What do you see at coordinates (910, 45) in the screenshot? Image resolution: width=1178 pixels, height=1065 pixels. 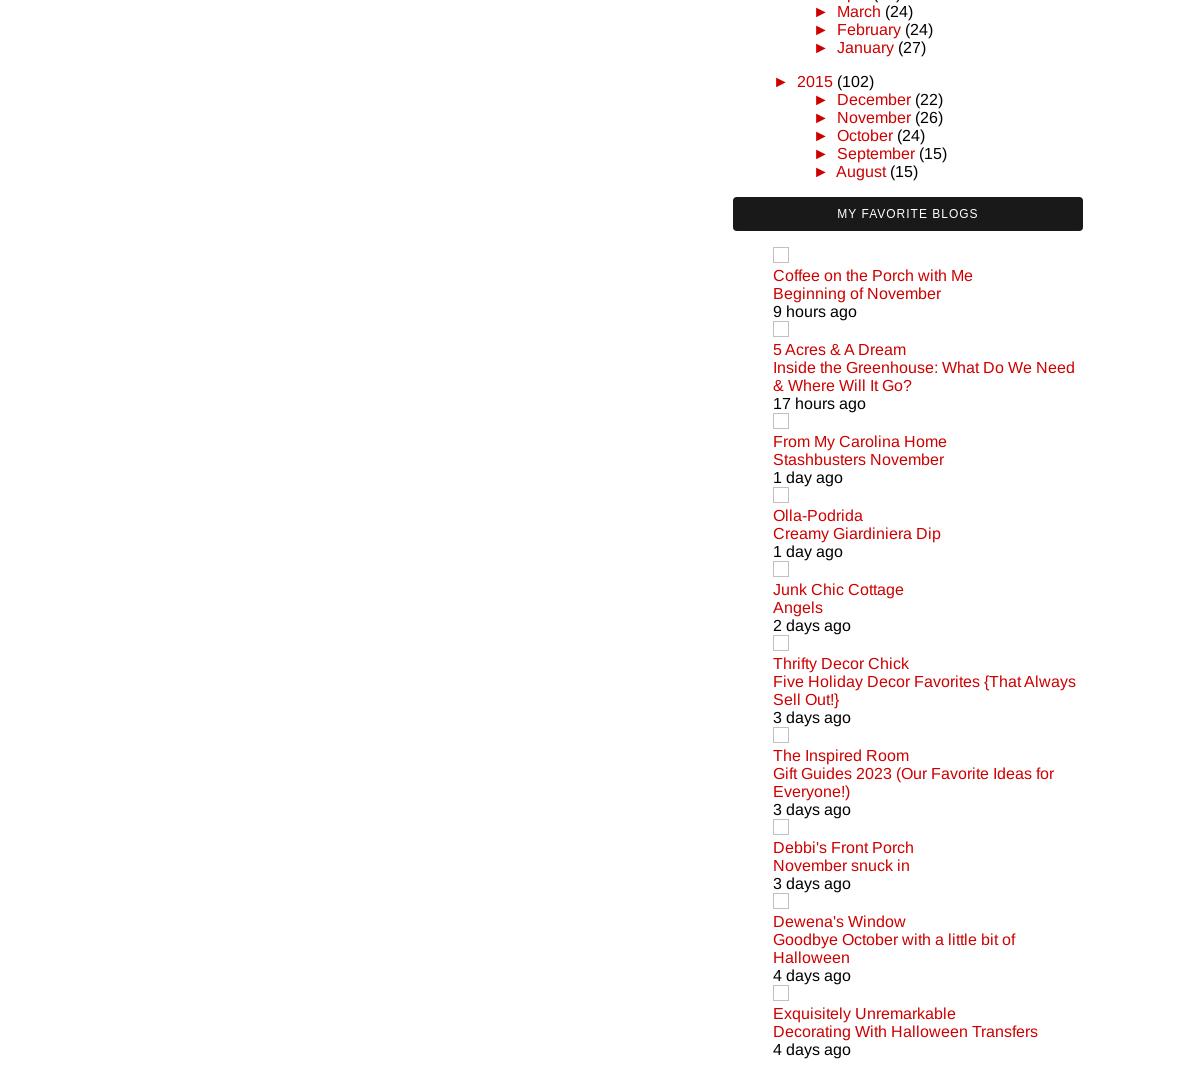 I see `'(27)'` at bounding box center [910, 45].